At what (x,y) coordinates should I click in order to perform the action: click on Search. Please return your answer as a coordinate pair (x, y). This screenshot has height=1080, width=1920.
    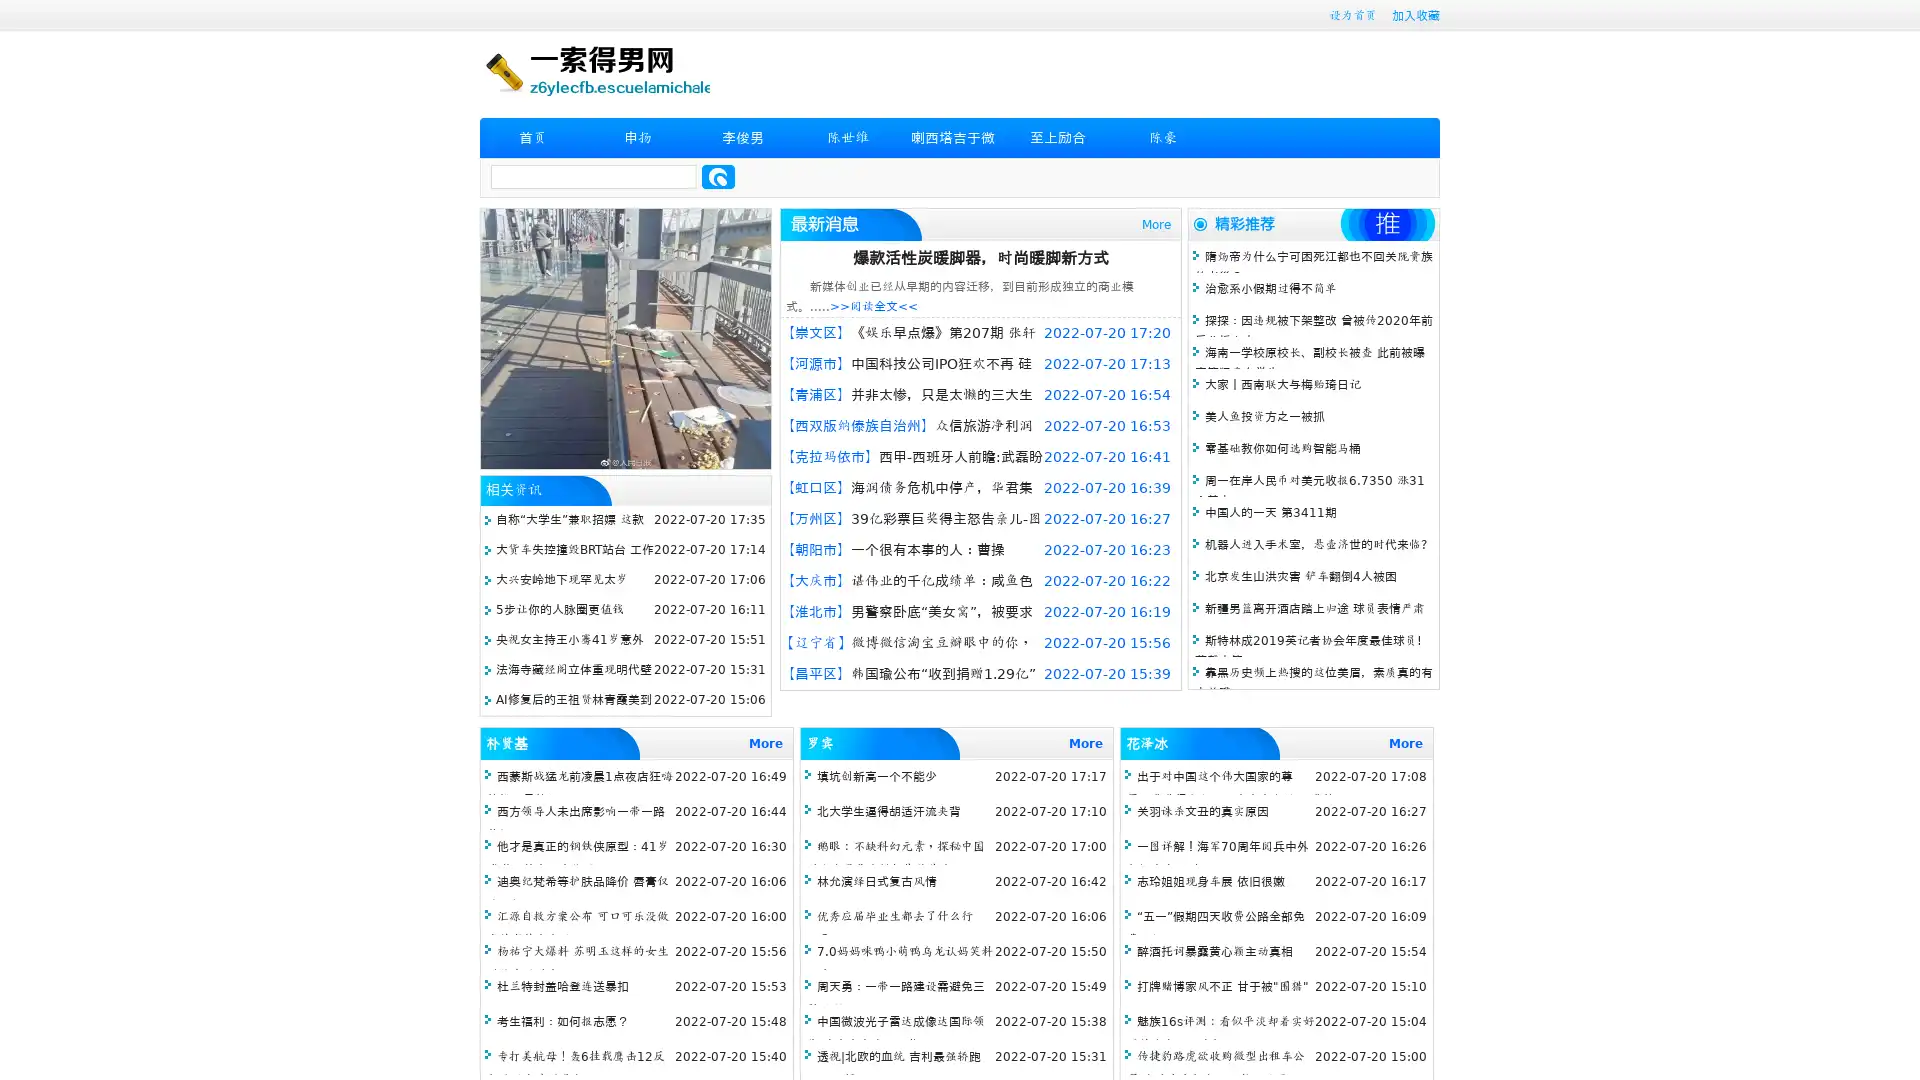
    Looking at the image, I should click on (718, 176).